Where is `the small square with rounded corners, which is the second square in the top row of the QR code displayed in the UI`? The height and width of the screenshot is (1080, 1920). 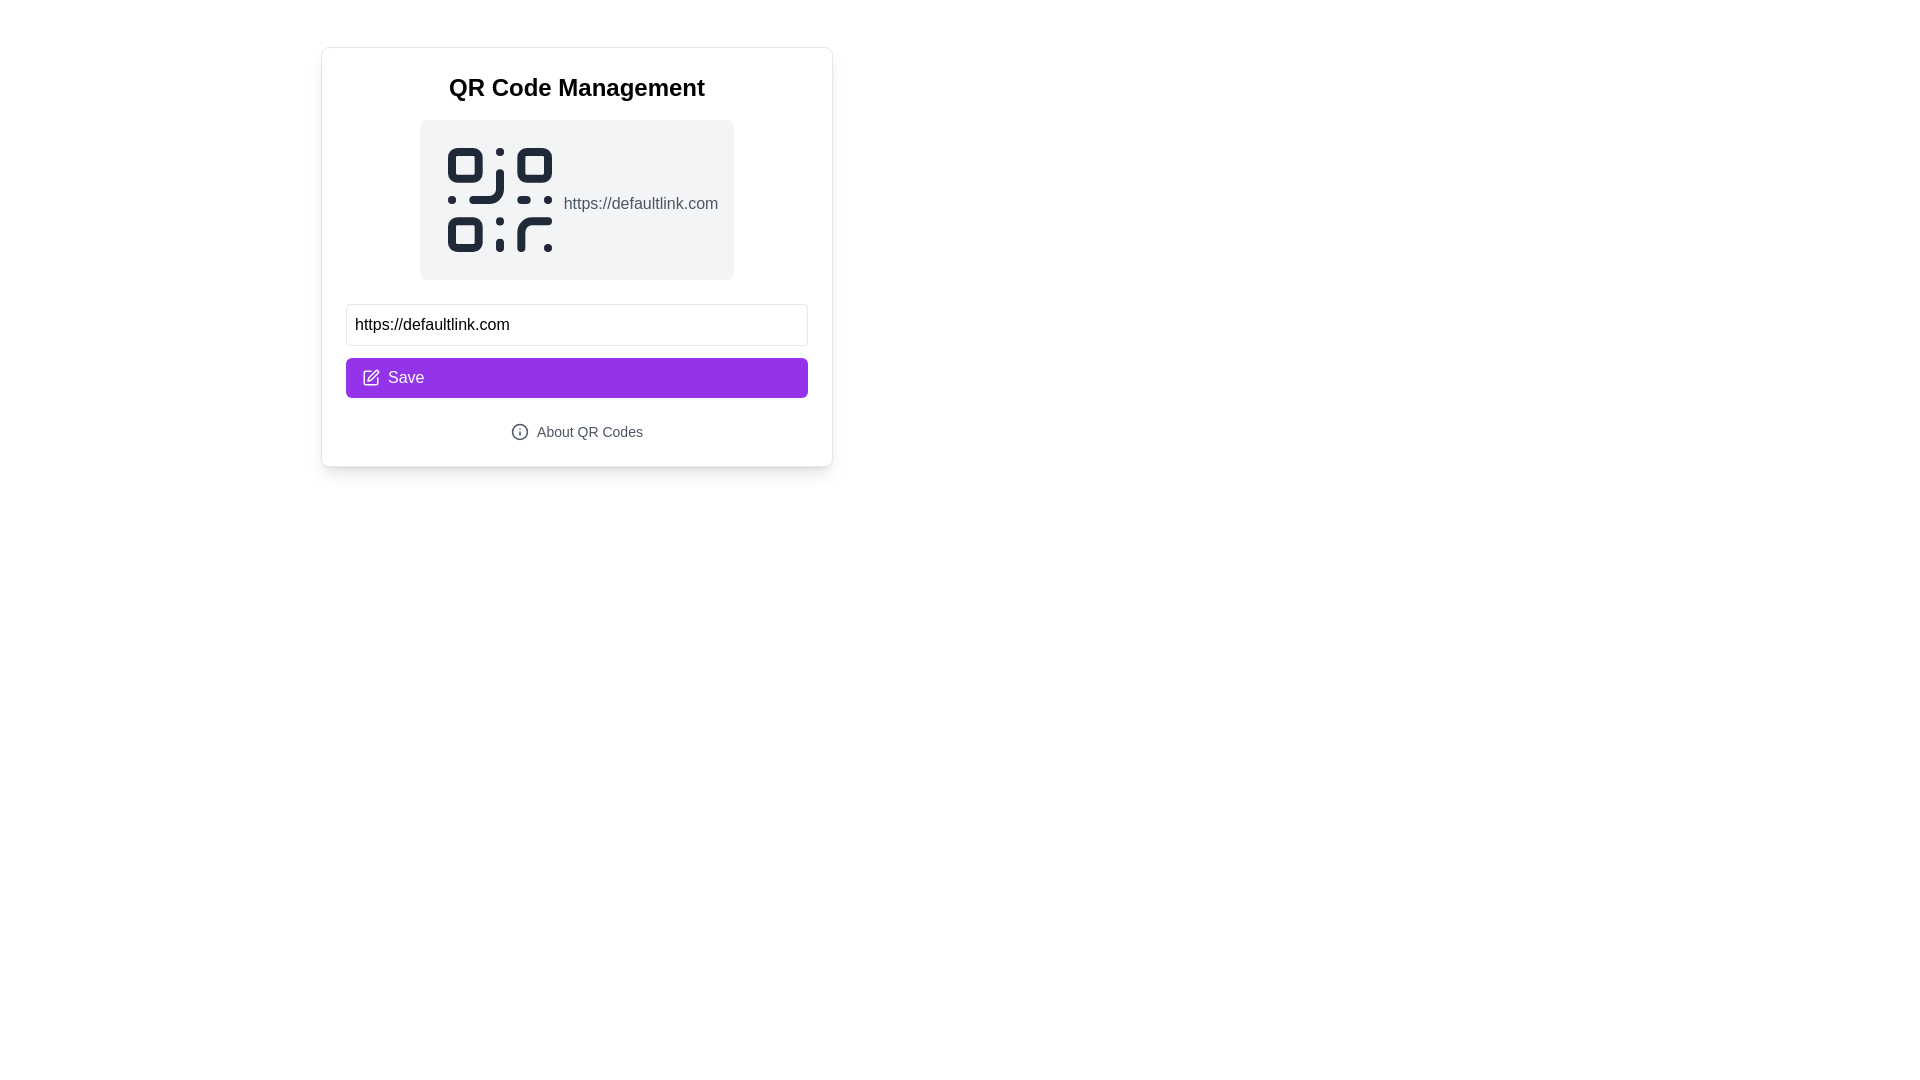
the small square with rounded corners, which is the second square in the top row of the QR code displayed in the UI is located at coordinates (534, 164).